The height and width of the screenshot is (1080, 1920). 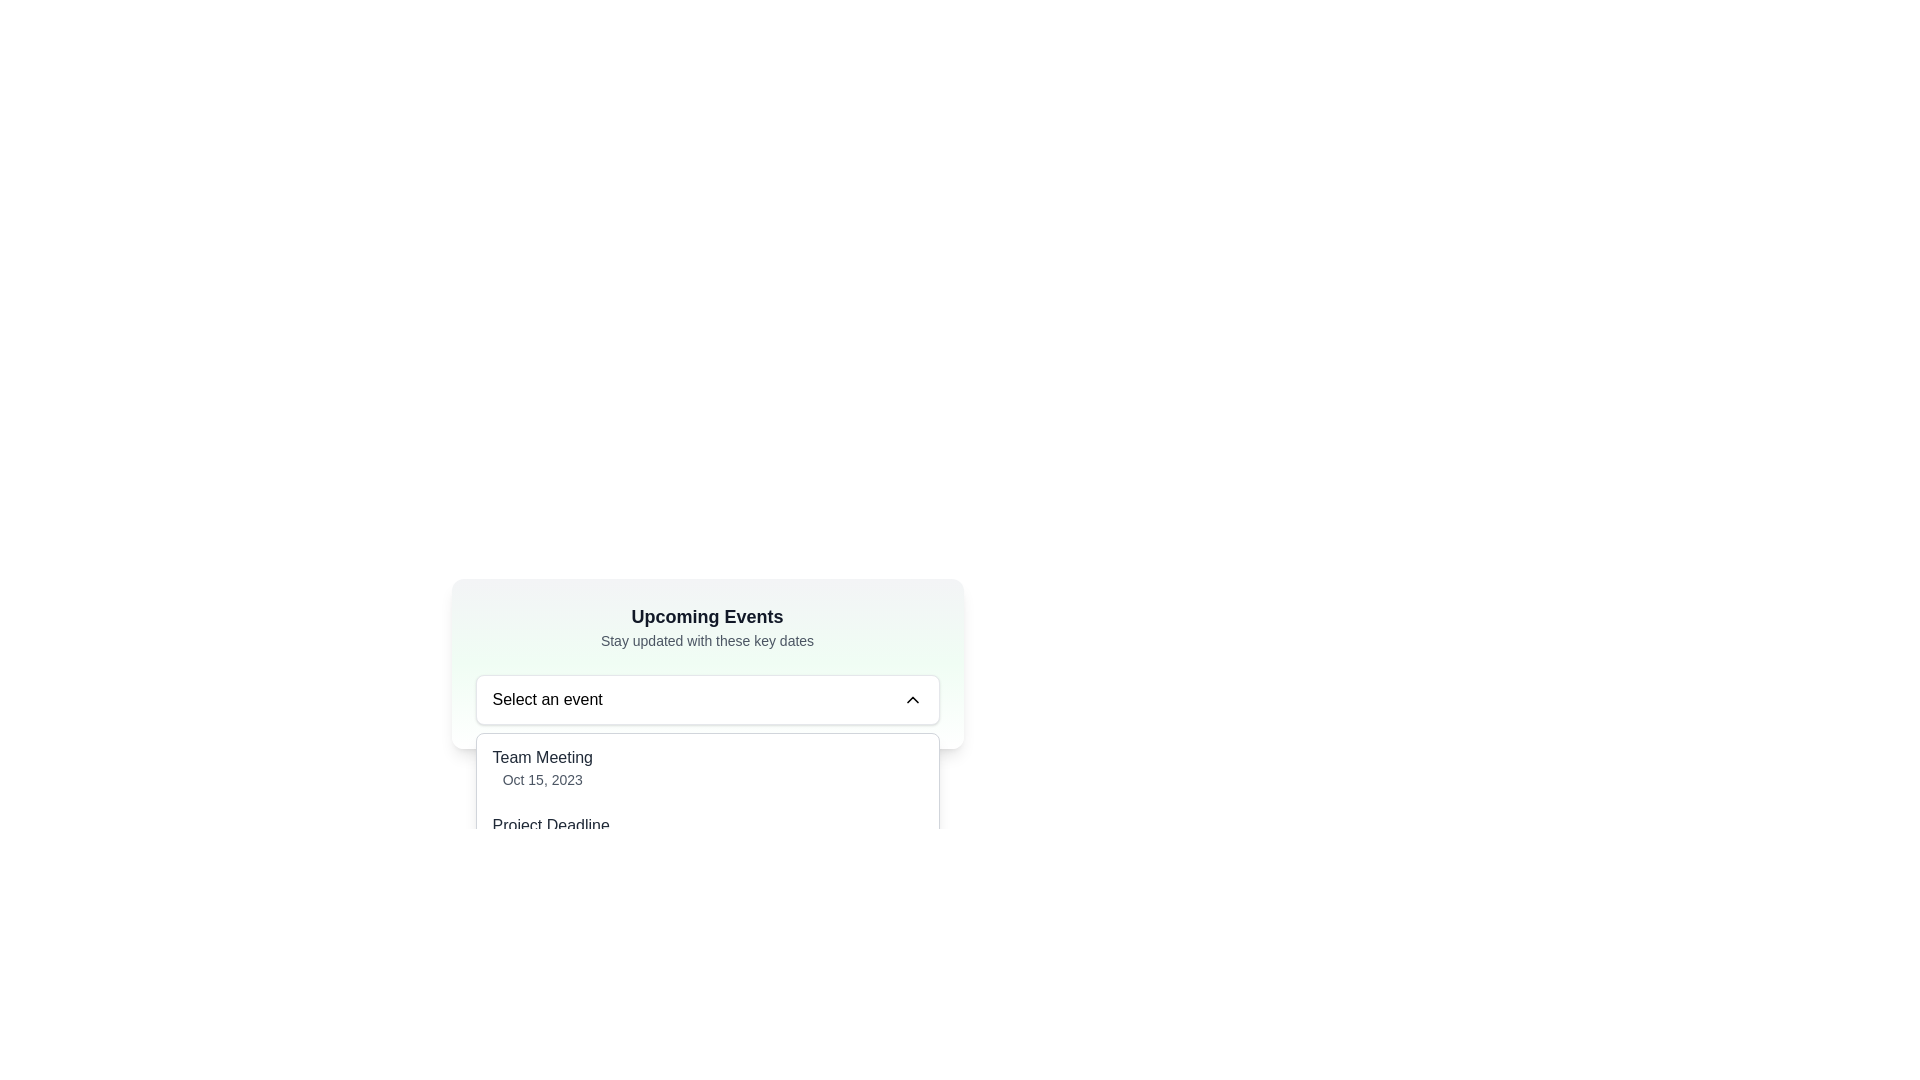 I want to click on the first text label in the event selection list under the 'Select an event' dropdown in the 'Upcoming Events' section, so click(x=542, y=766).